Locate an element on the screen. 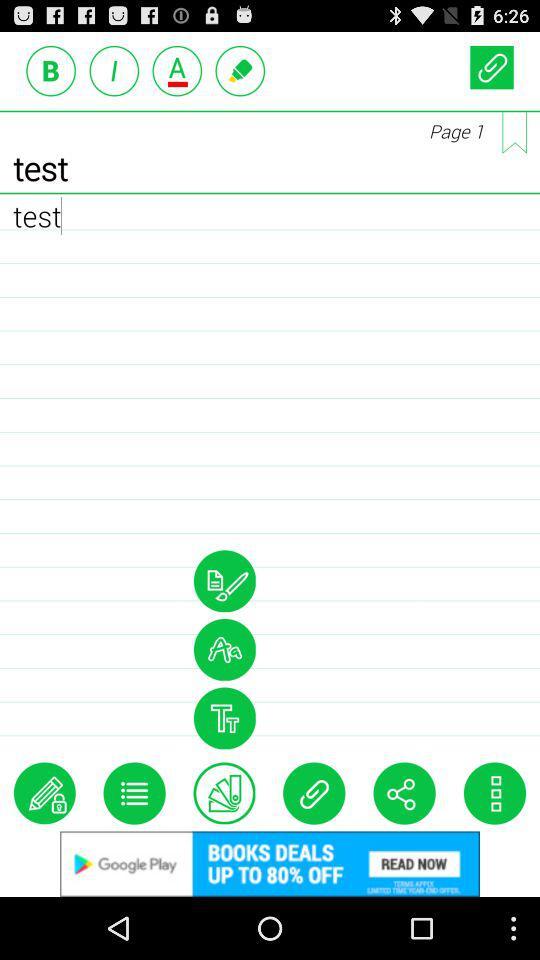  access font options is located at coordinates (223, 648).